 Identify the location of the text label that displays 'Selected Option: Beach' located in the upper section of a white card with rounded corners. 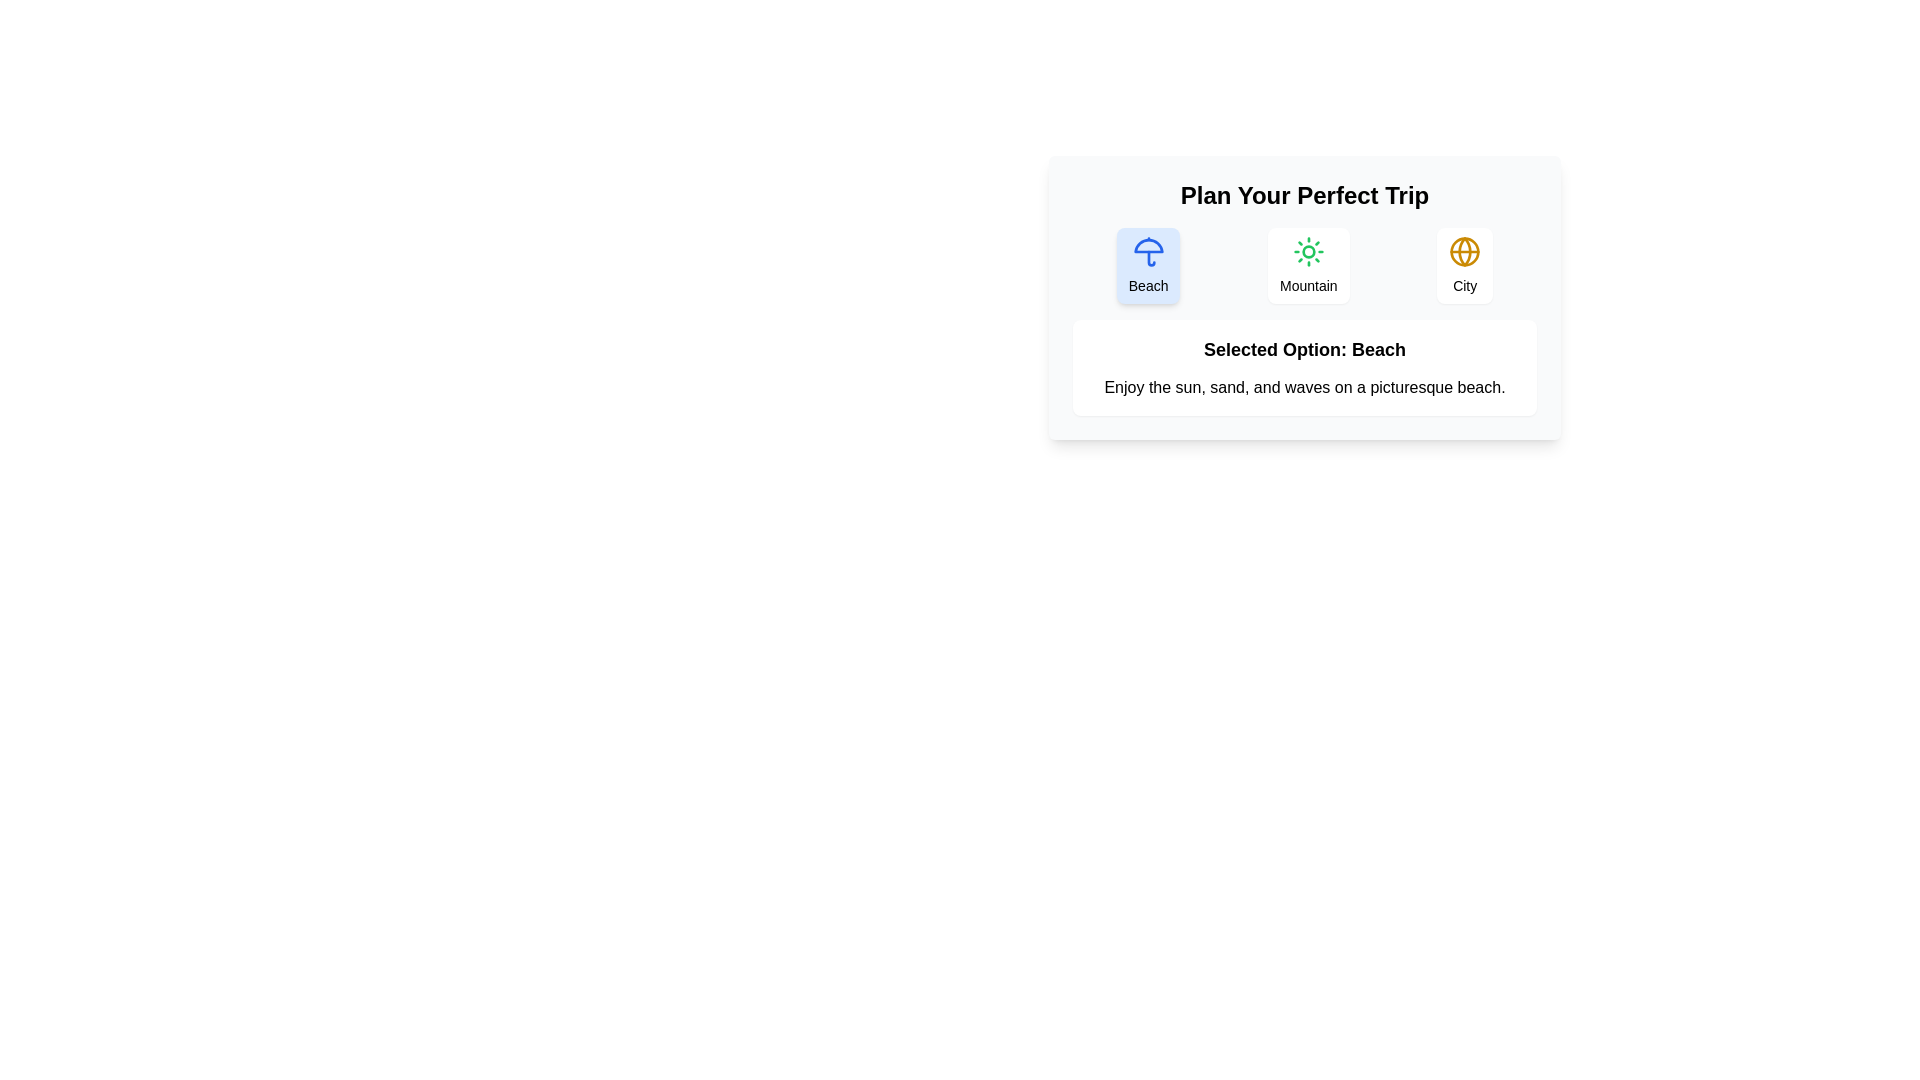
(1305, 349).